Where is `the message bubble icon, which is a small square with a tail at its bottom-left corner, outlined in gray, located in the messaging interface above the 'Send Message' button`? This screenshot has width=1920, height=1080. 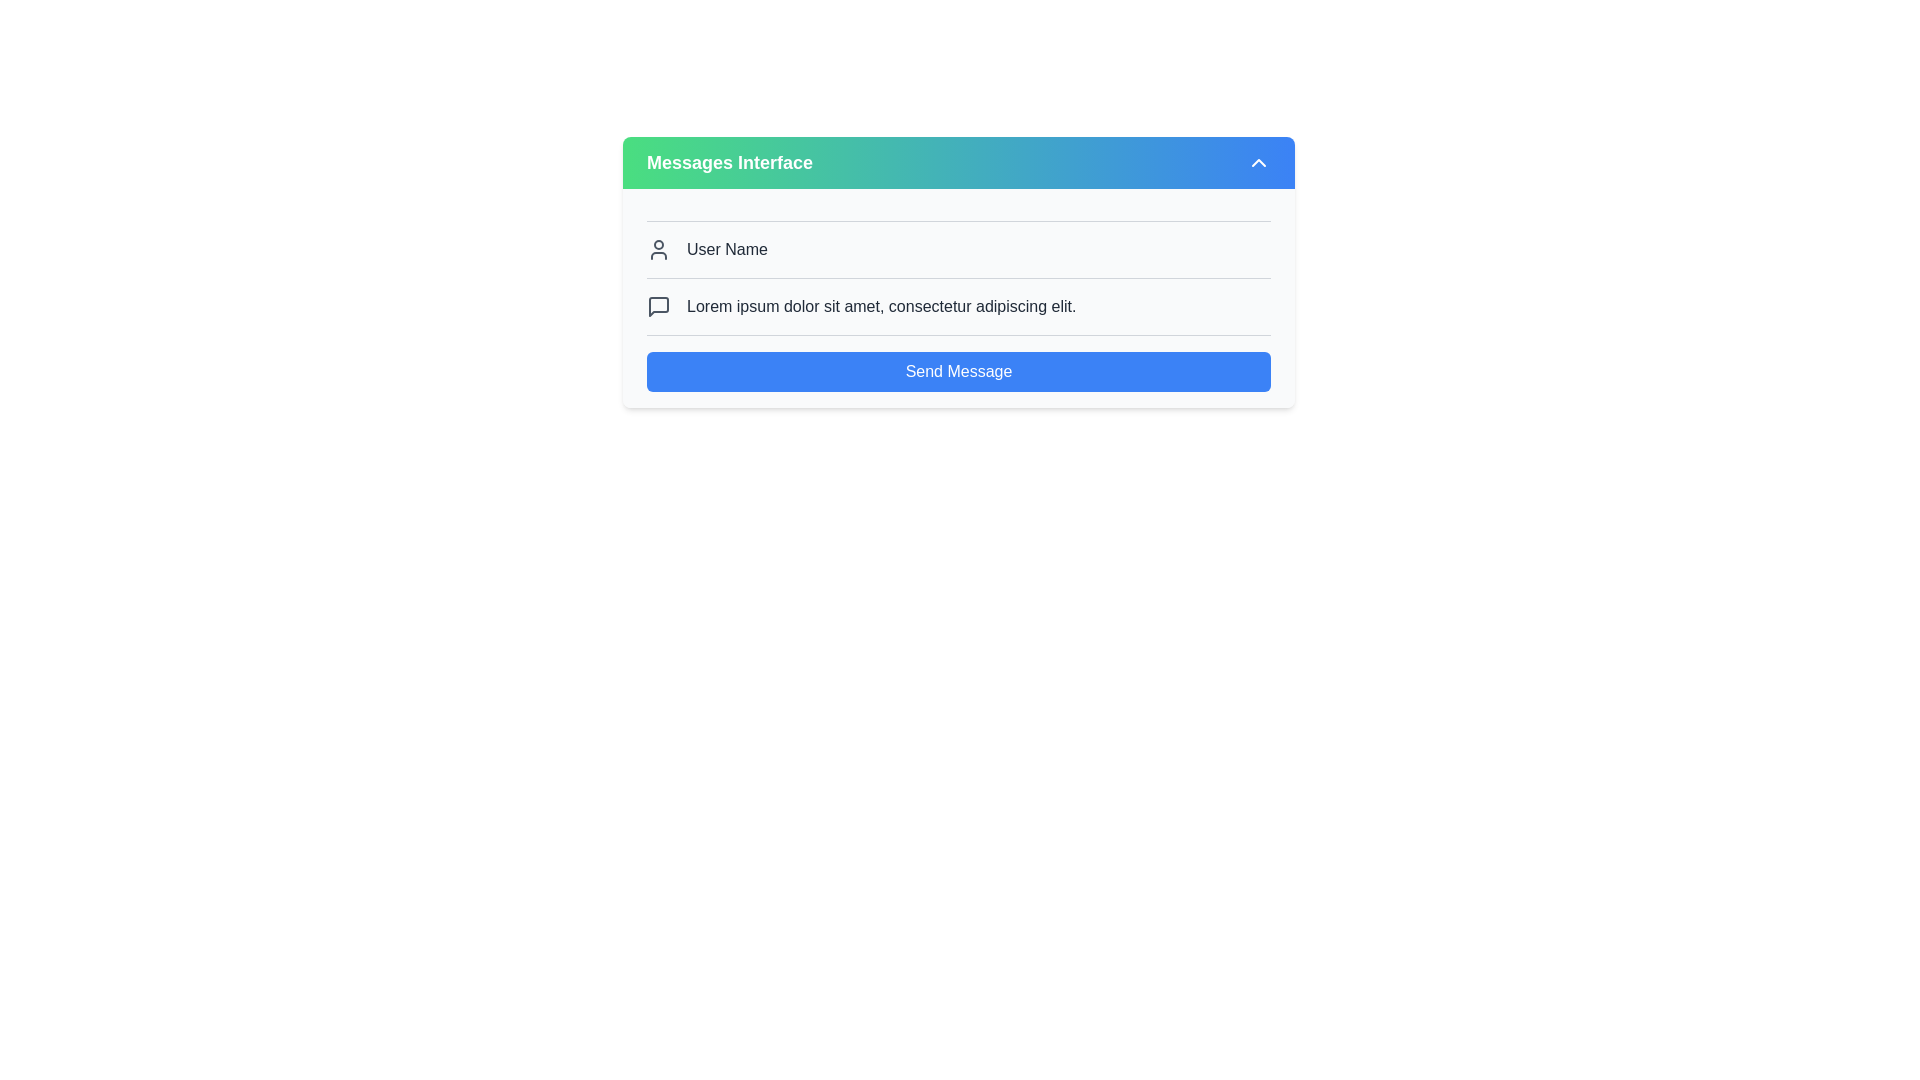 the message bubble icon, which is a small square with a tail at its bottom-left corner, outlined in gray, located in the messaging interface above the 'Send Message' button is located at coordinates (658, 307).